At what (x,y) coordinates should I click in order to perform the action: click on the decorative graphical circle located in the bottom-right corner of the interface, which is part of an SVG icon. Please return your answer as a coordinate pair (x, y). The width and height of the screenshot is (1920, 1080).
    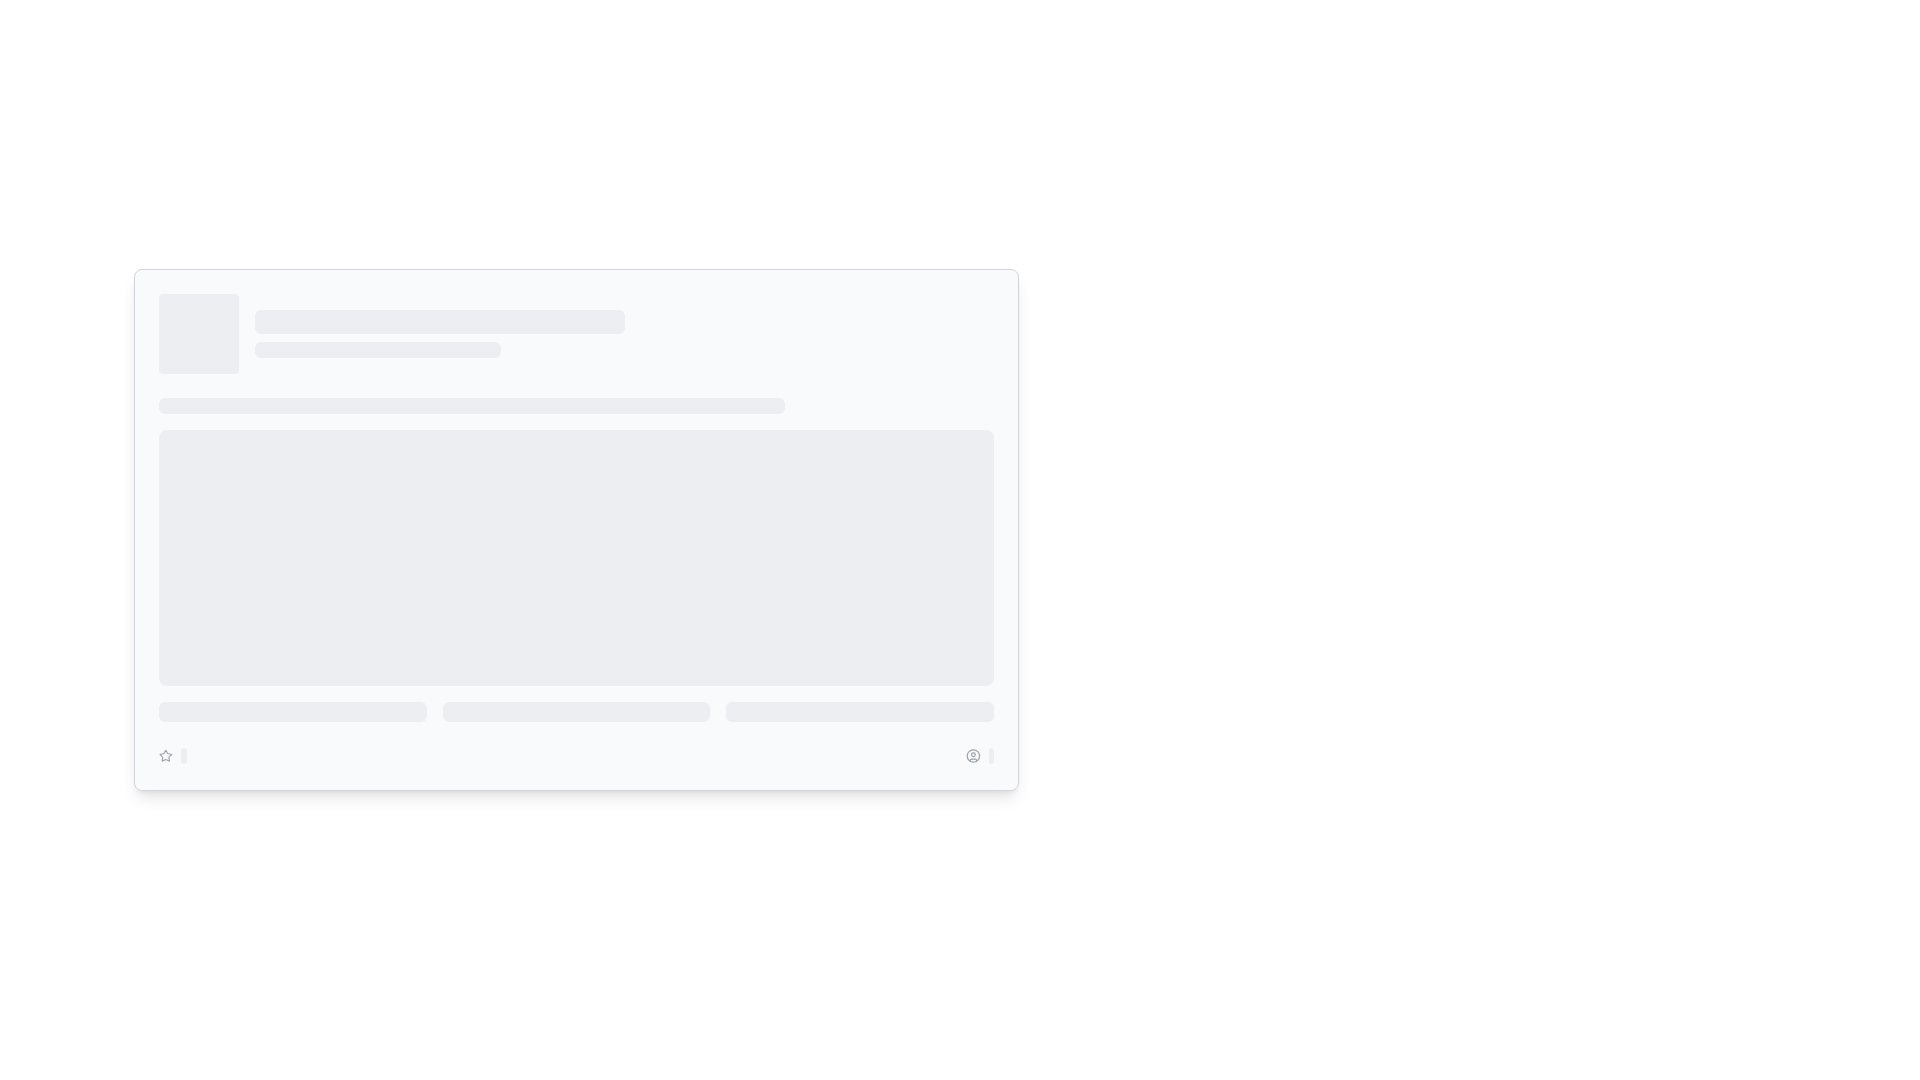
    Looking at the image, I should click on (973, 756).